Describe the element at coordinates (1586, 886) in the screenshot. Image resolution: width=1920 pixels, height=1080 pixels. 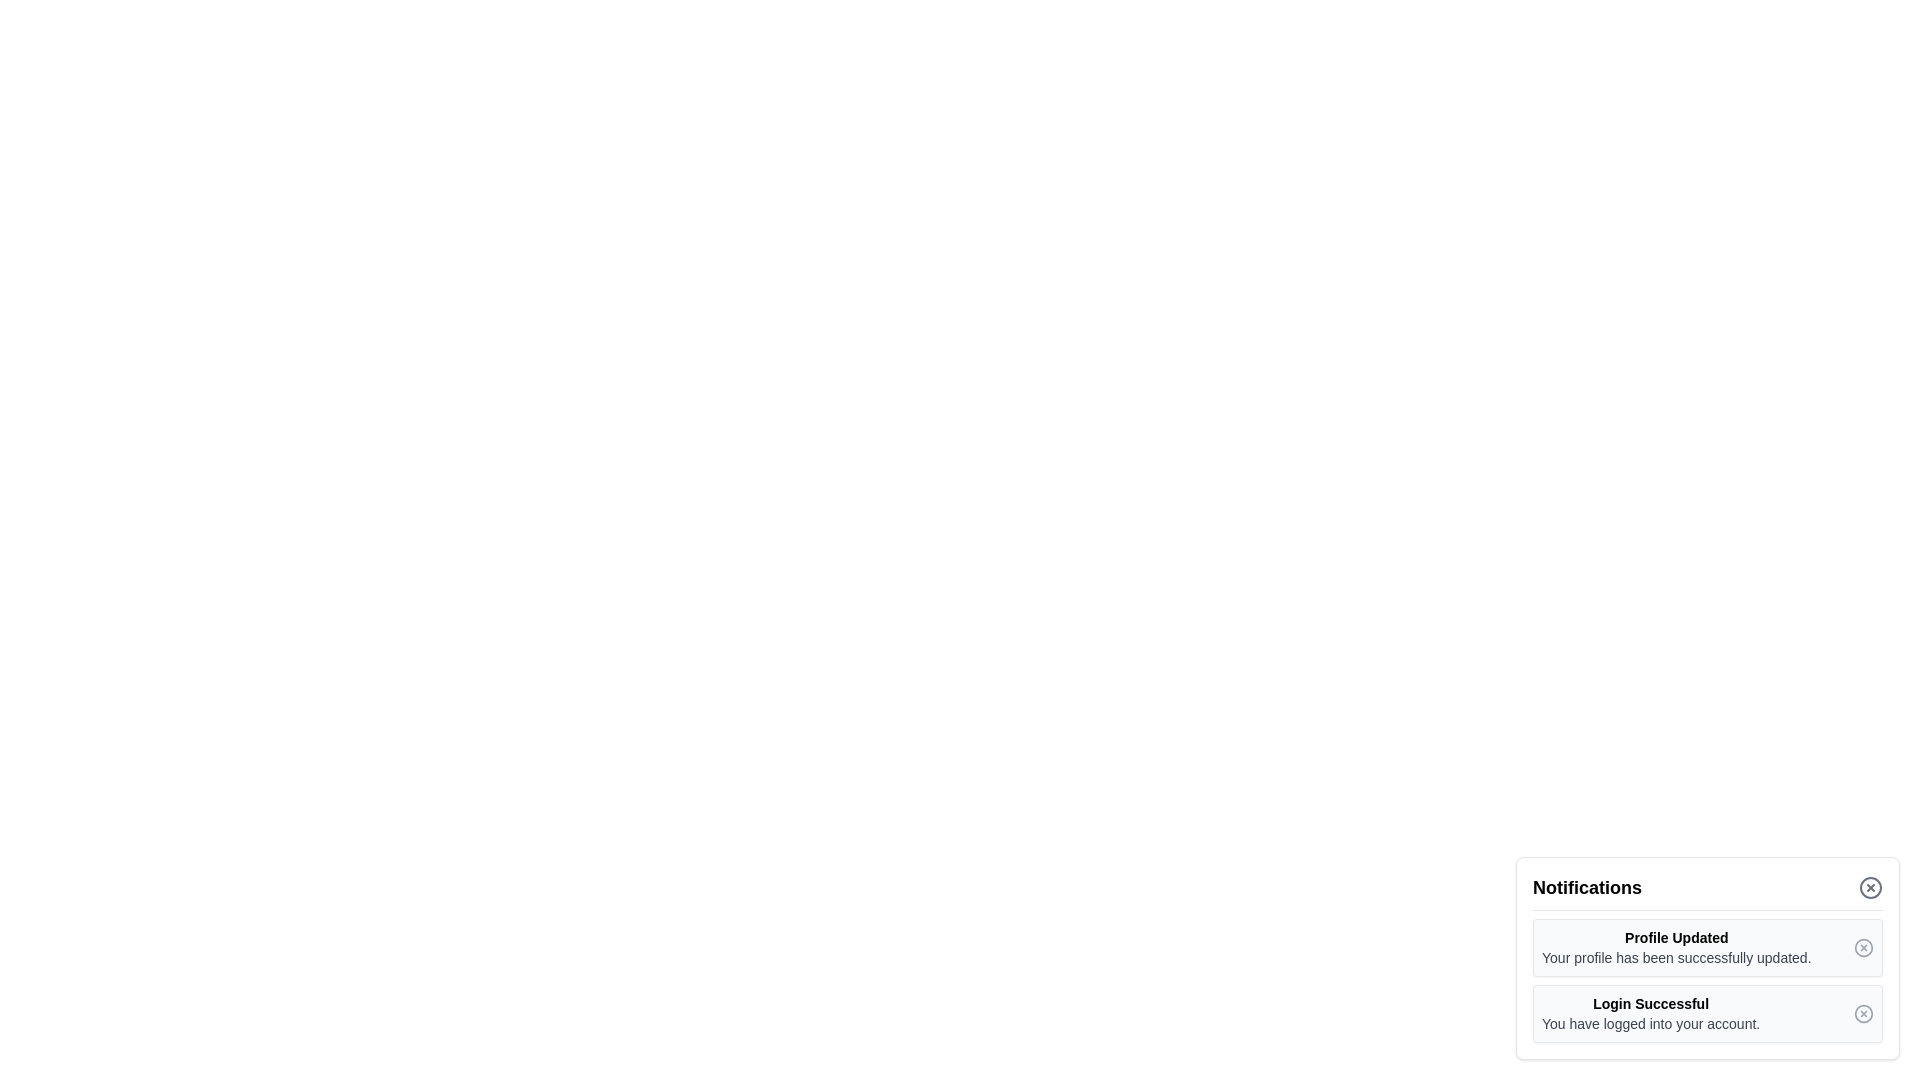
I see `text label which serves as the header for the notification panel, located at the top left of the panel` at that location.